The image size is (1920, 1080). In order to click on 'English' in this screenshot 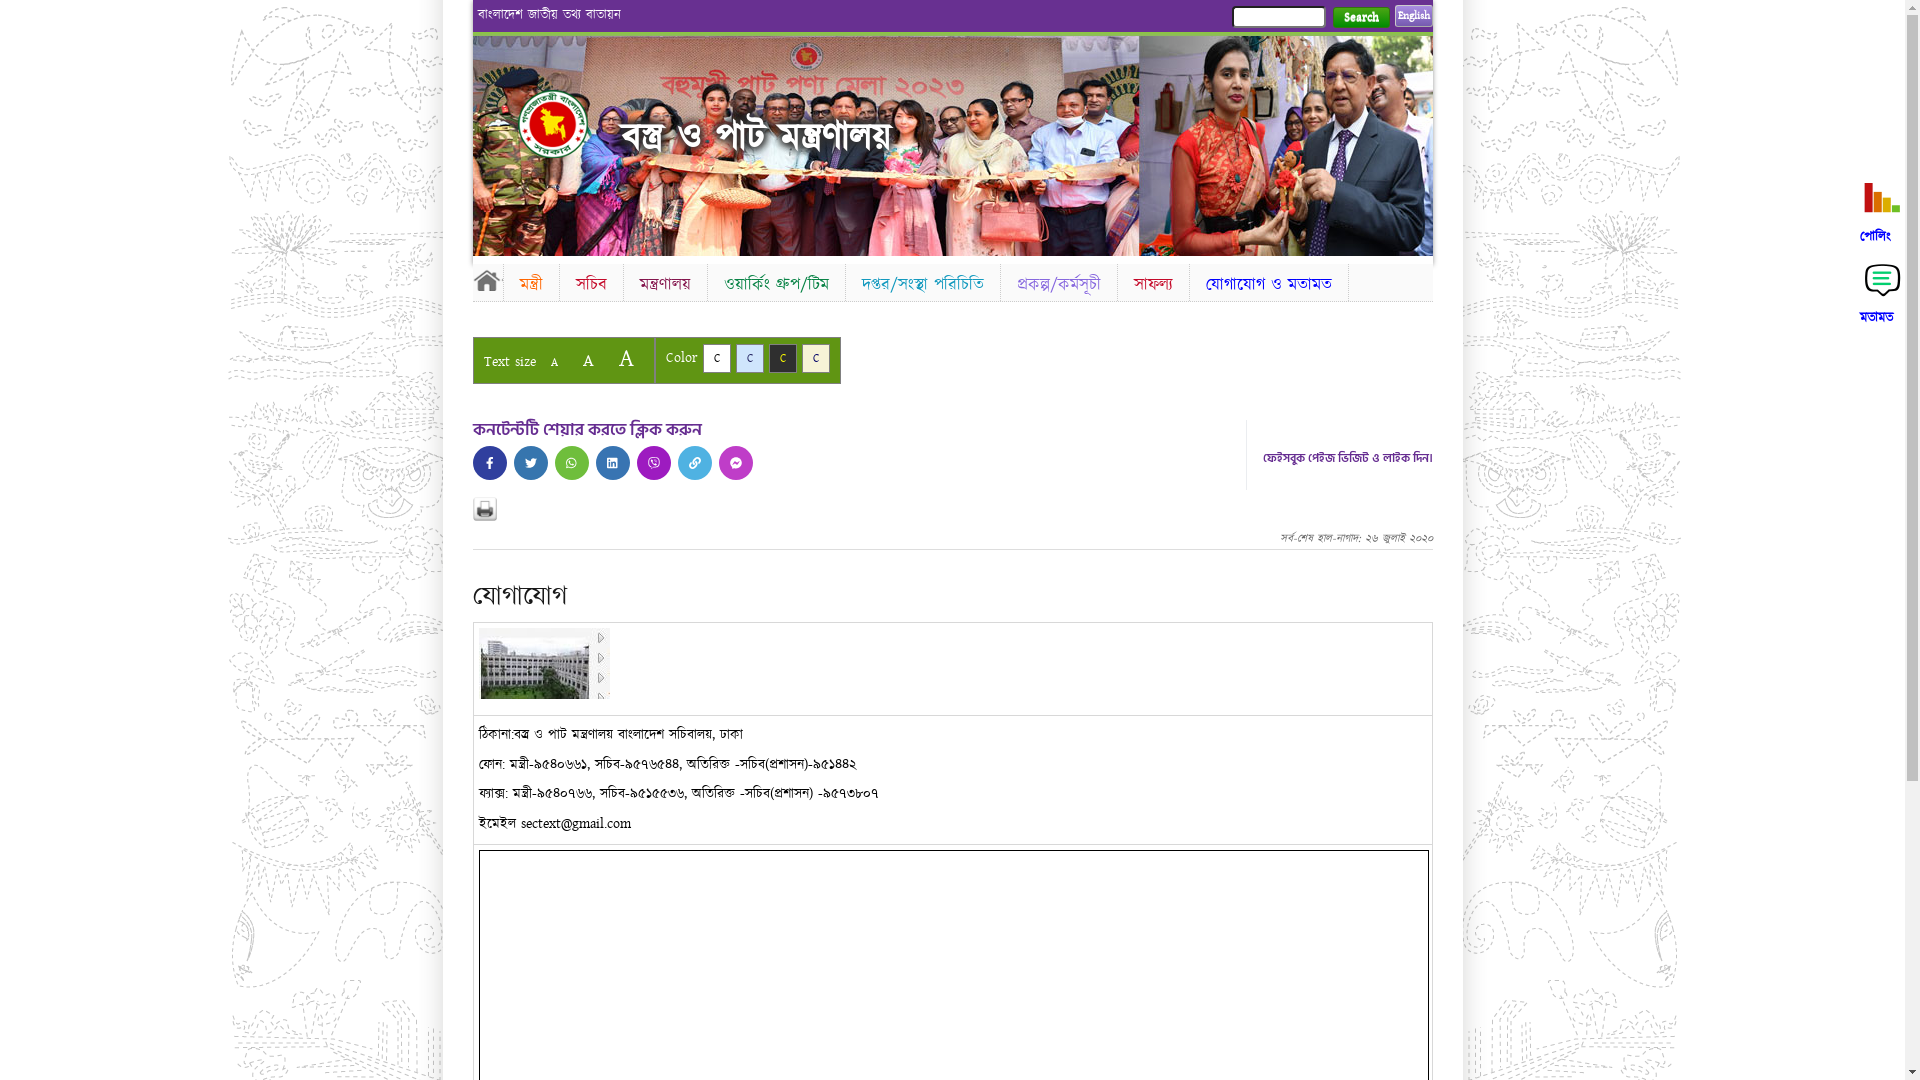, I will do `click(1411, 15)`.